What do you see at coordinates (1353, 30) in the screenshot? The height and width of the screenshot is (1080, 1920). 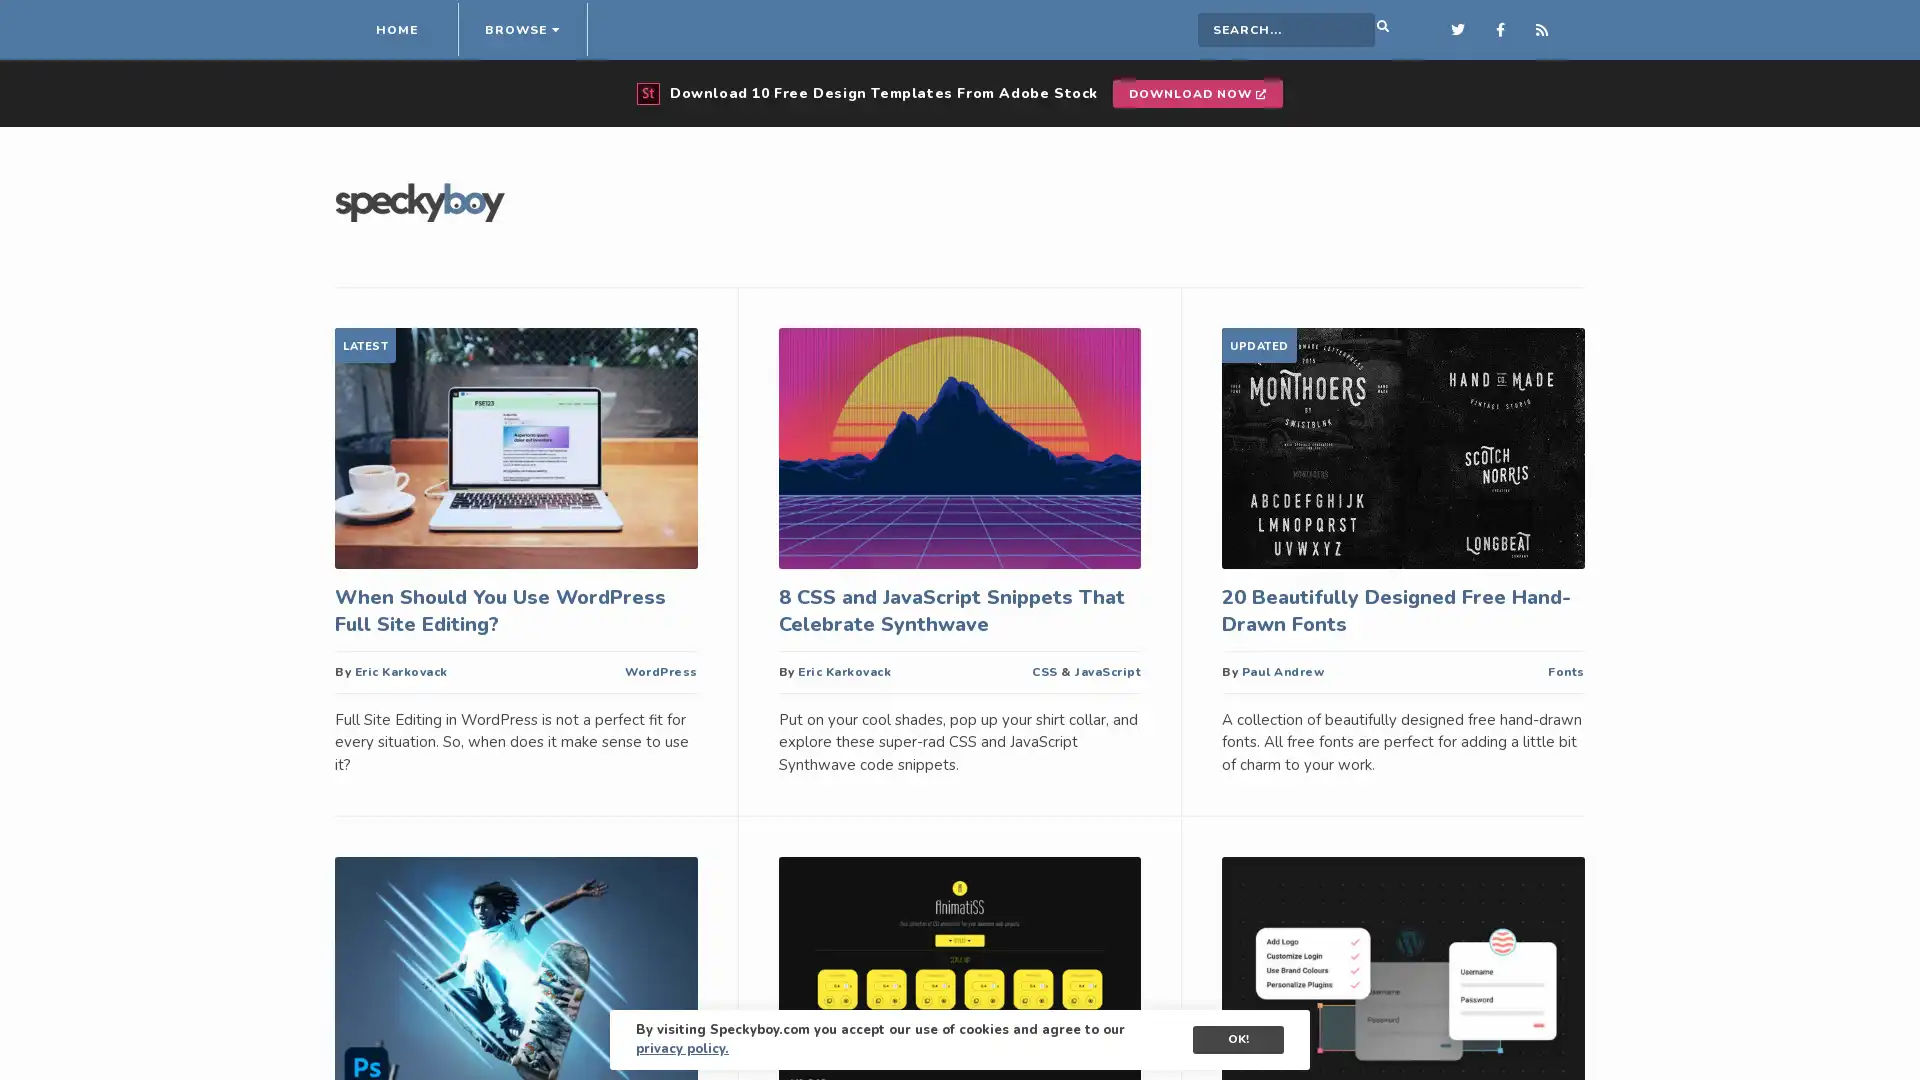 I see `Search` at bounding box center [1353, 30].